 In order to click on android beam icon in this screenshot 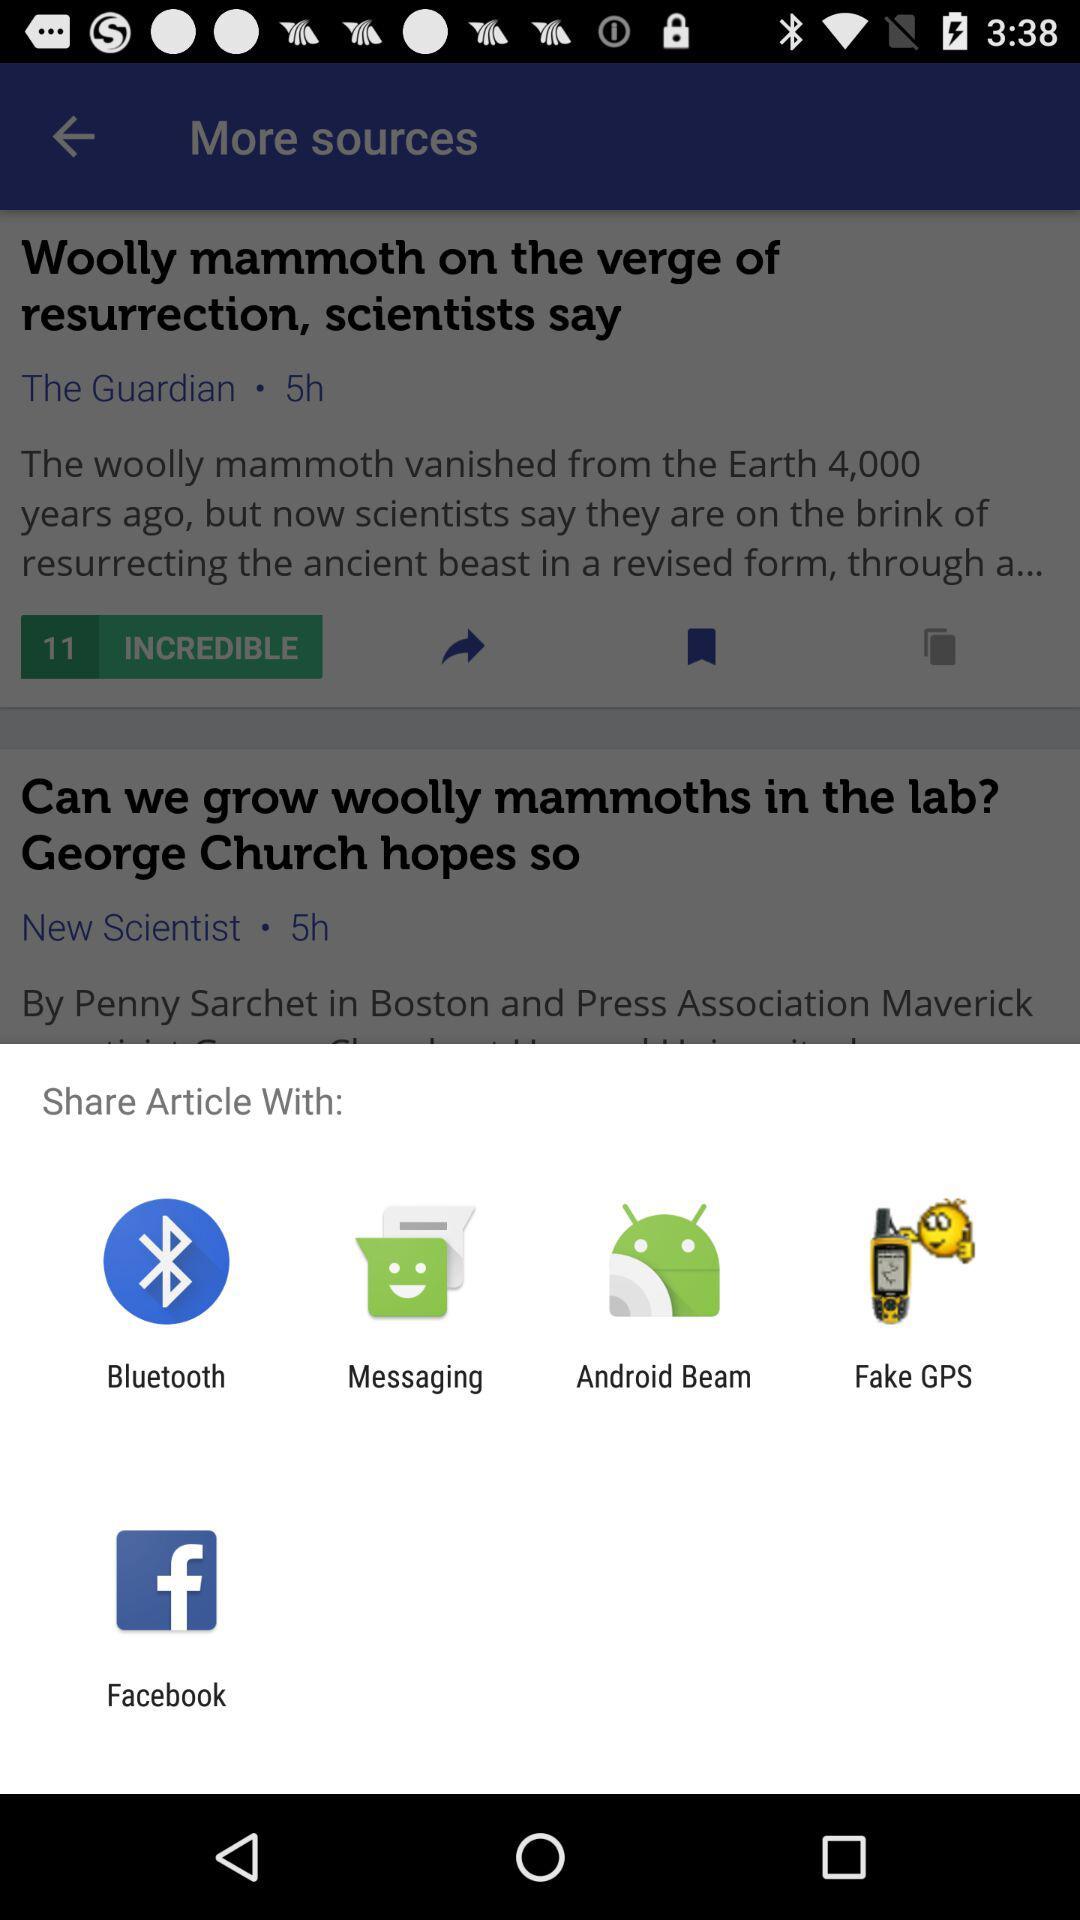, I will do `click(664, 1392)`.